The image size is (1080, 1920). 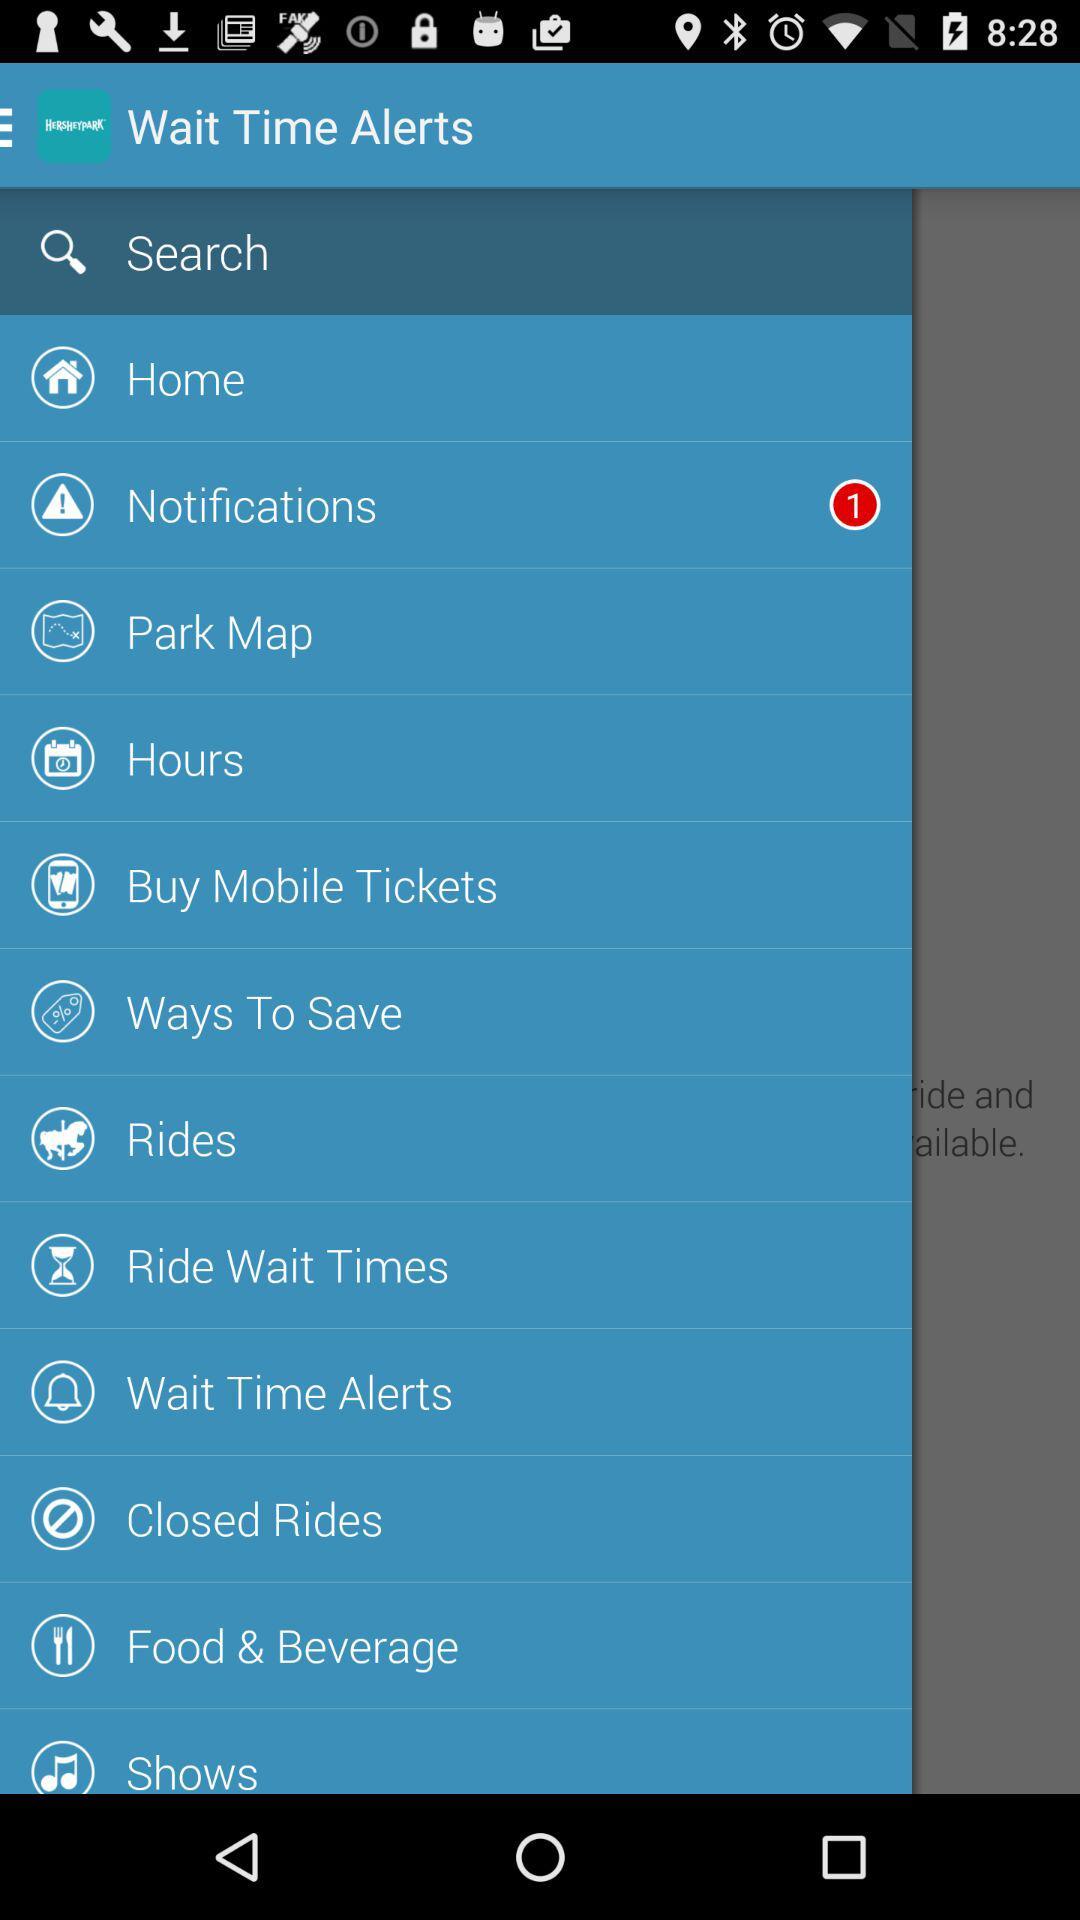 I want to click on the search option, so click(x=394, y=250).